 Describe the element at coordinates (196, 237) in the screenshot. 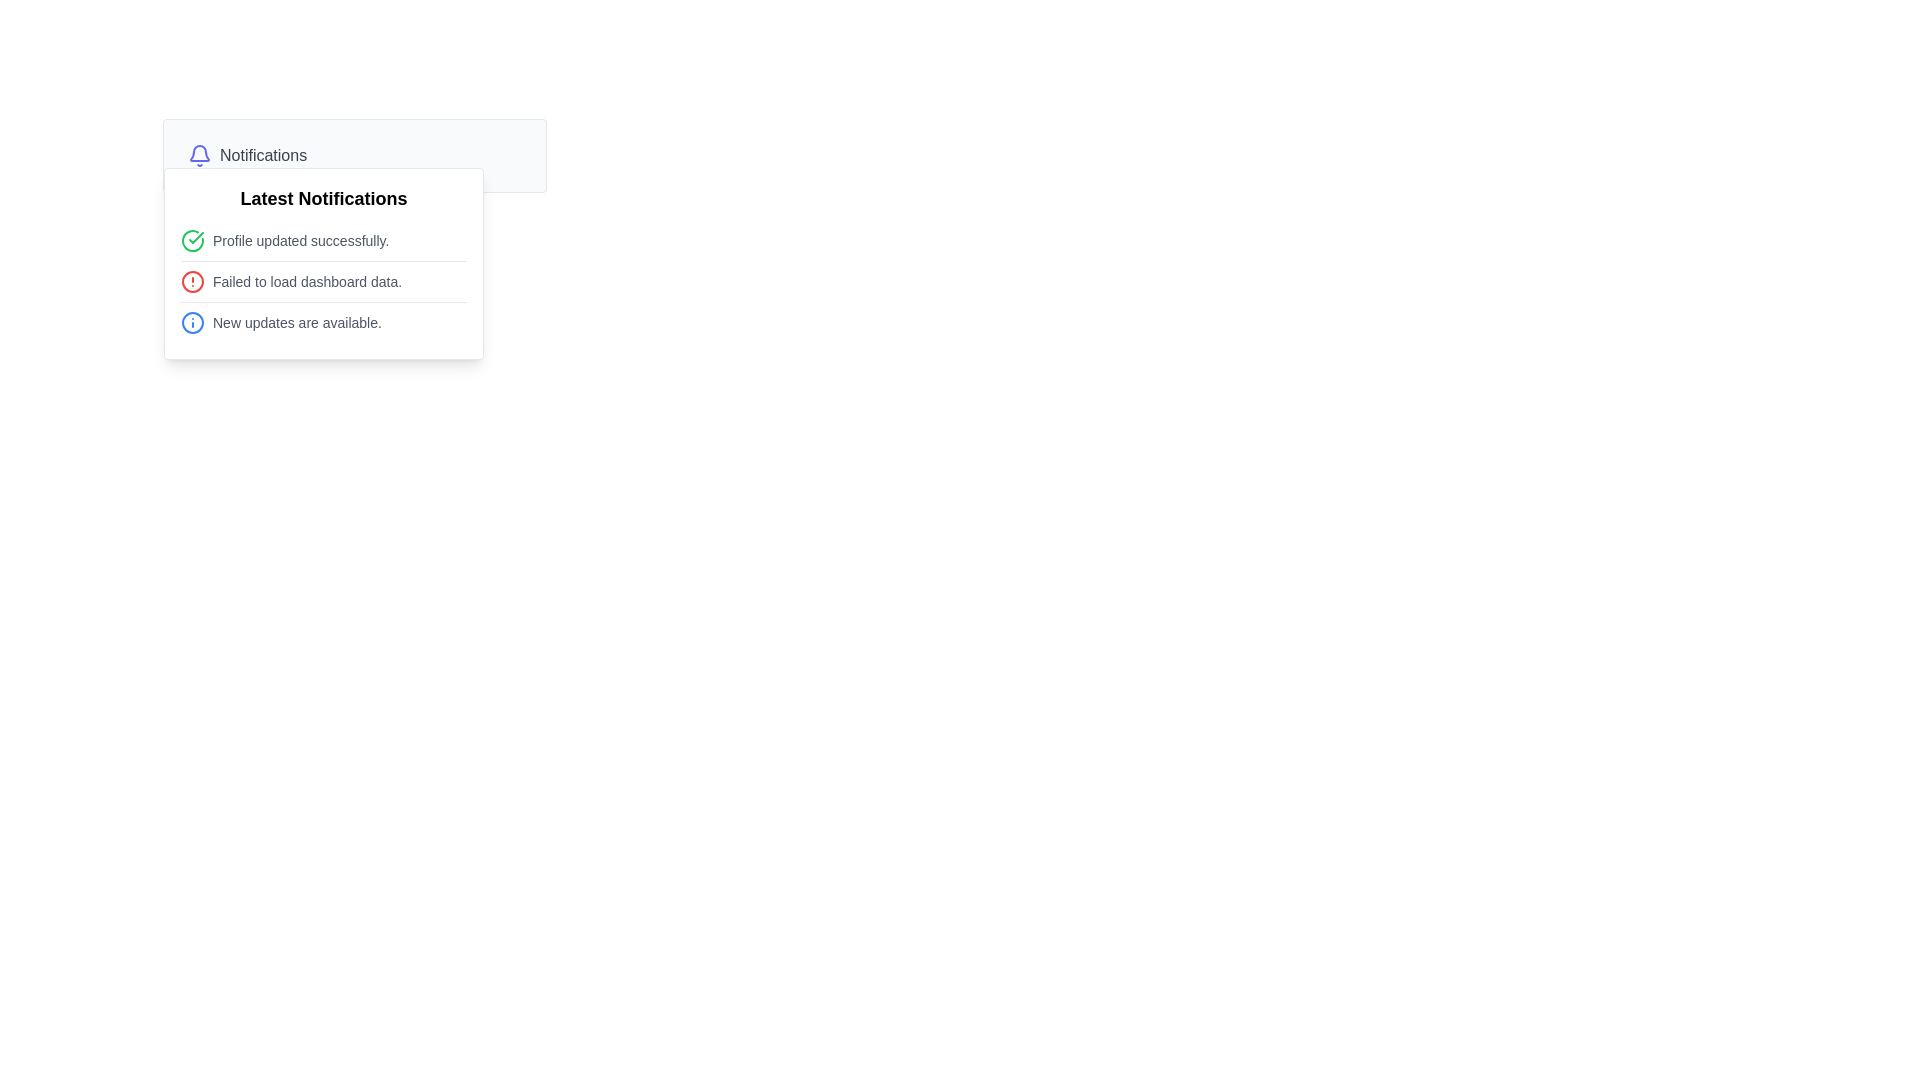

I see `the green check mark icon within the notifications dropdown, which indicates a positive confirmation for the 'Profile updated successfully' status message` at that location.